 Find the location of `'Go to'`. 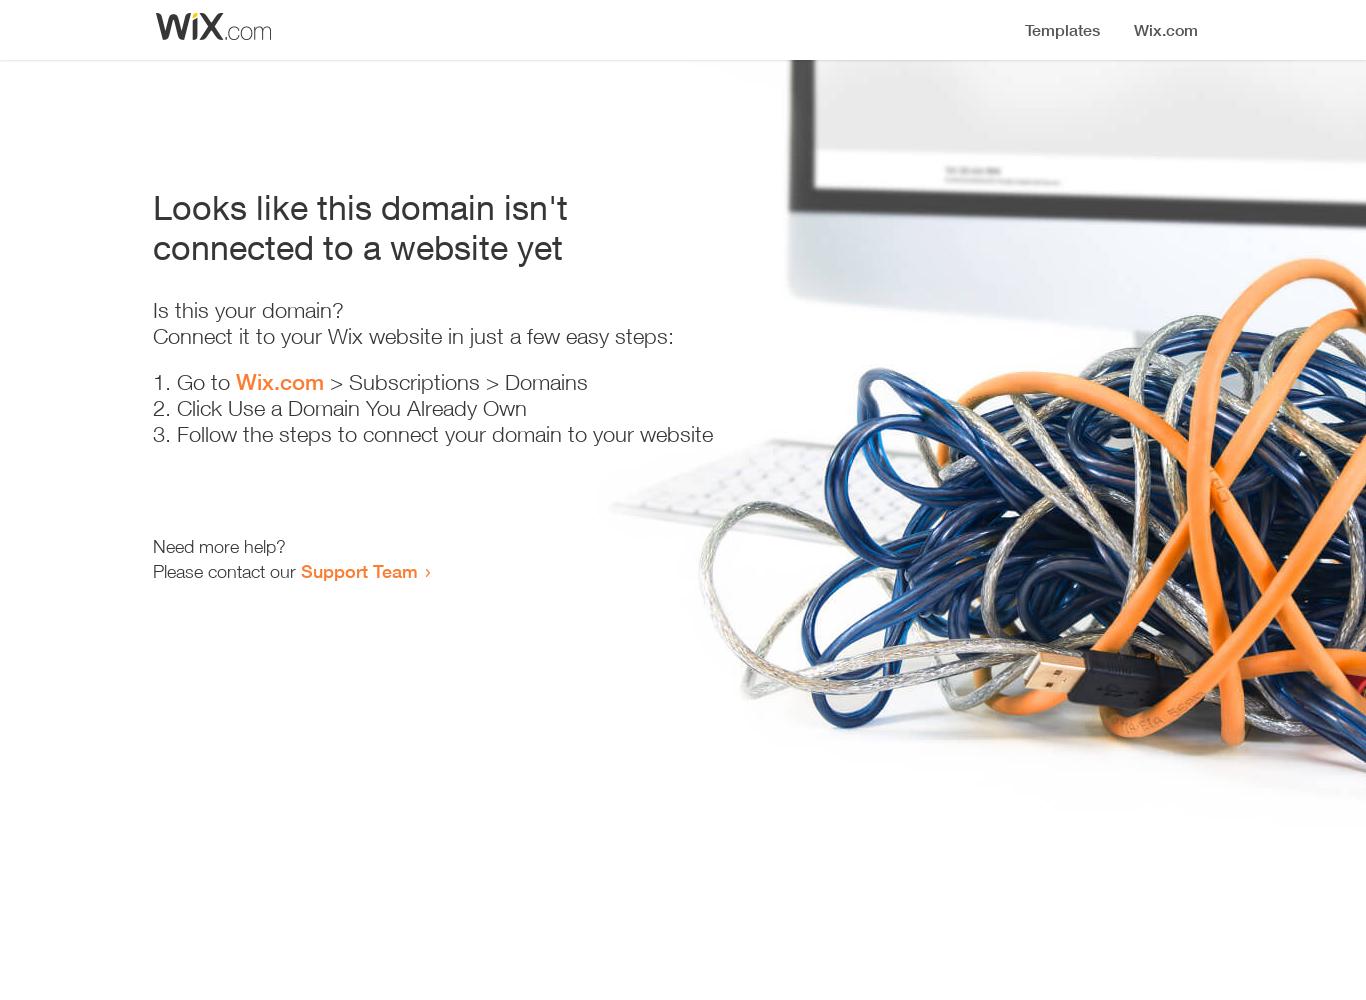

'Go to' is located at coordinates (205, 382).